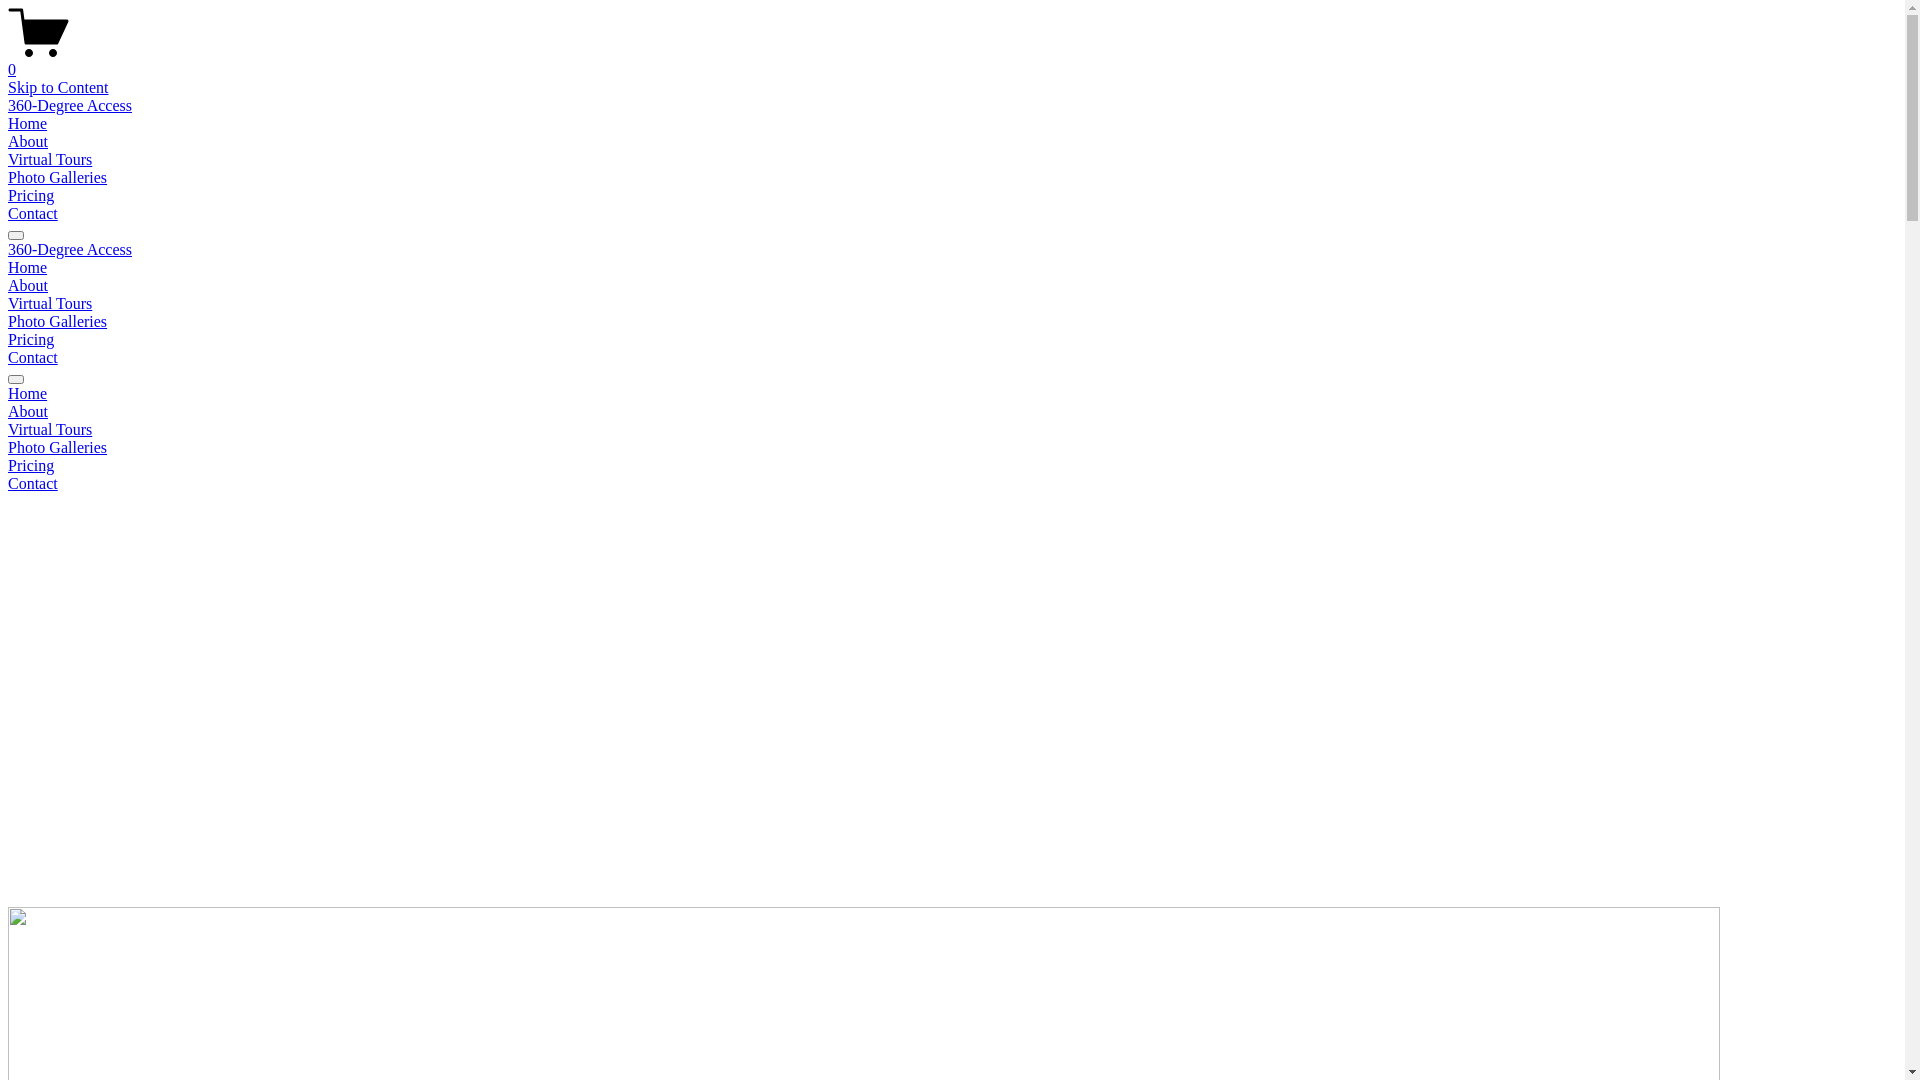 The height and width of the screenshot is (1080, 1920). Describe the element at coordinates (28, 285) in the screenshot. I see `'About'` at that location.